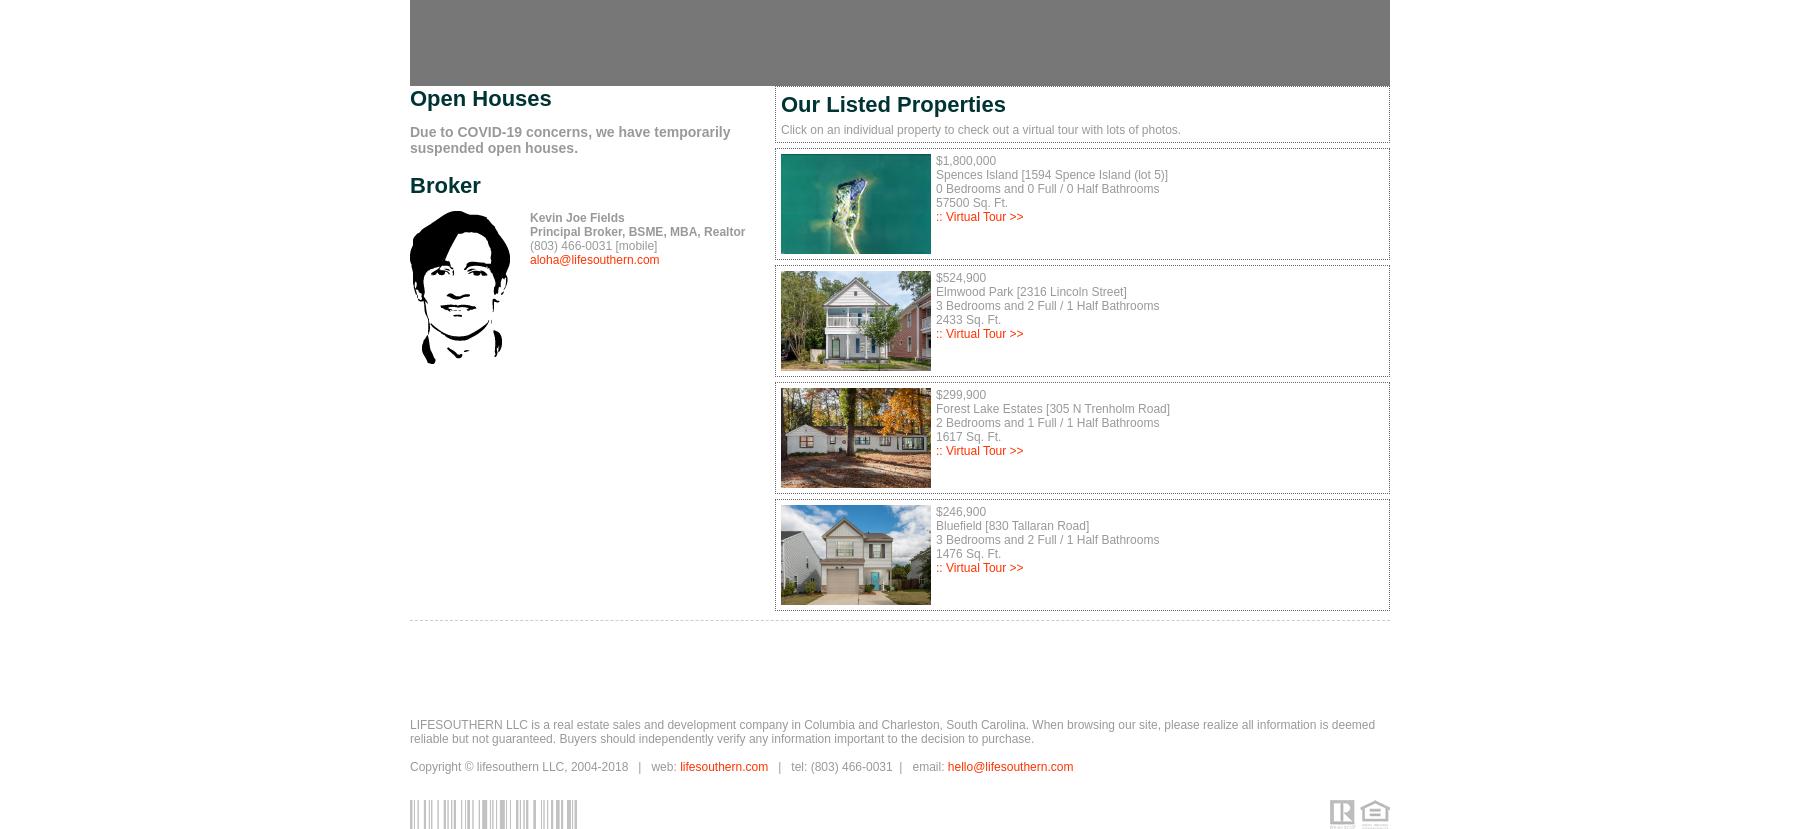 The image size is (1800, 829). Describe the element at coordinates (722, 766) in the screenshot. I see `'lifesouthern.com'` at that location.